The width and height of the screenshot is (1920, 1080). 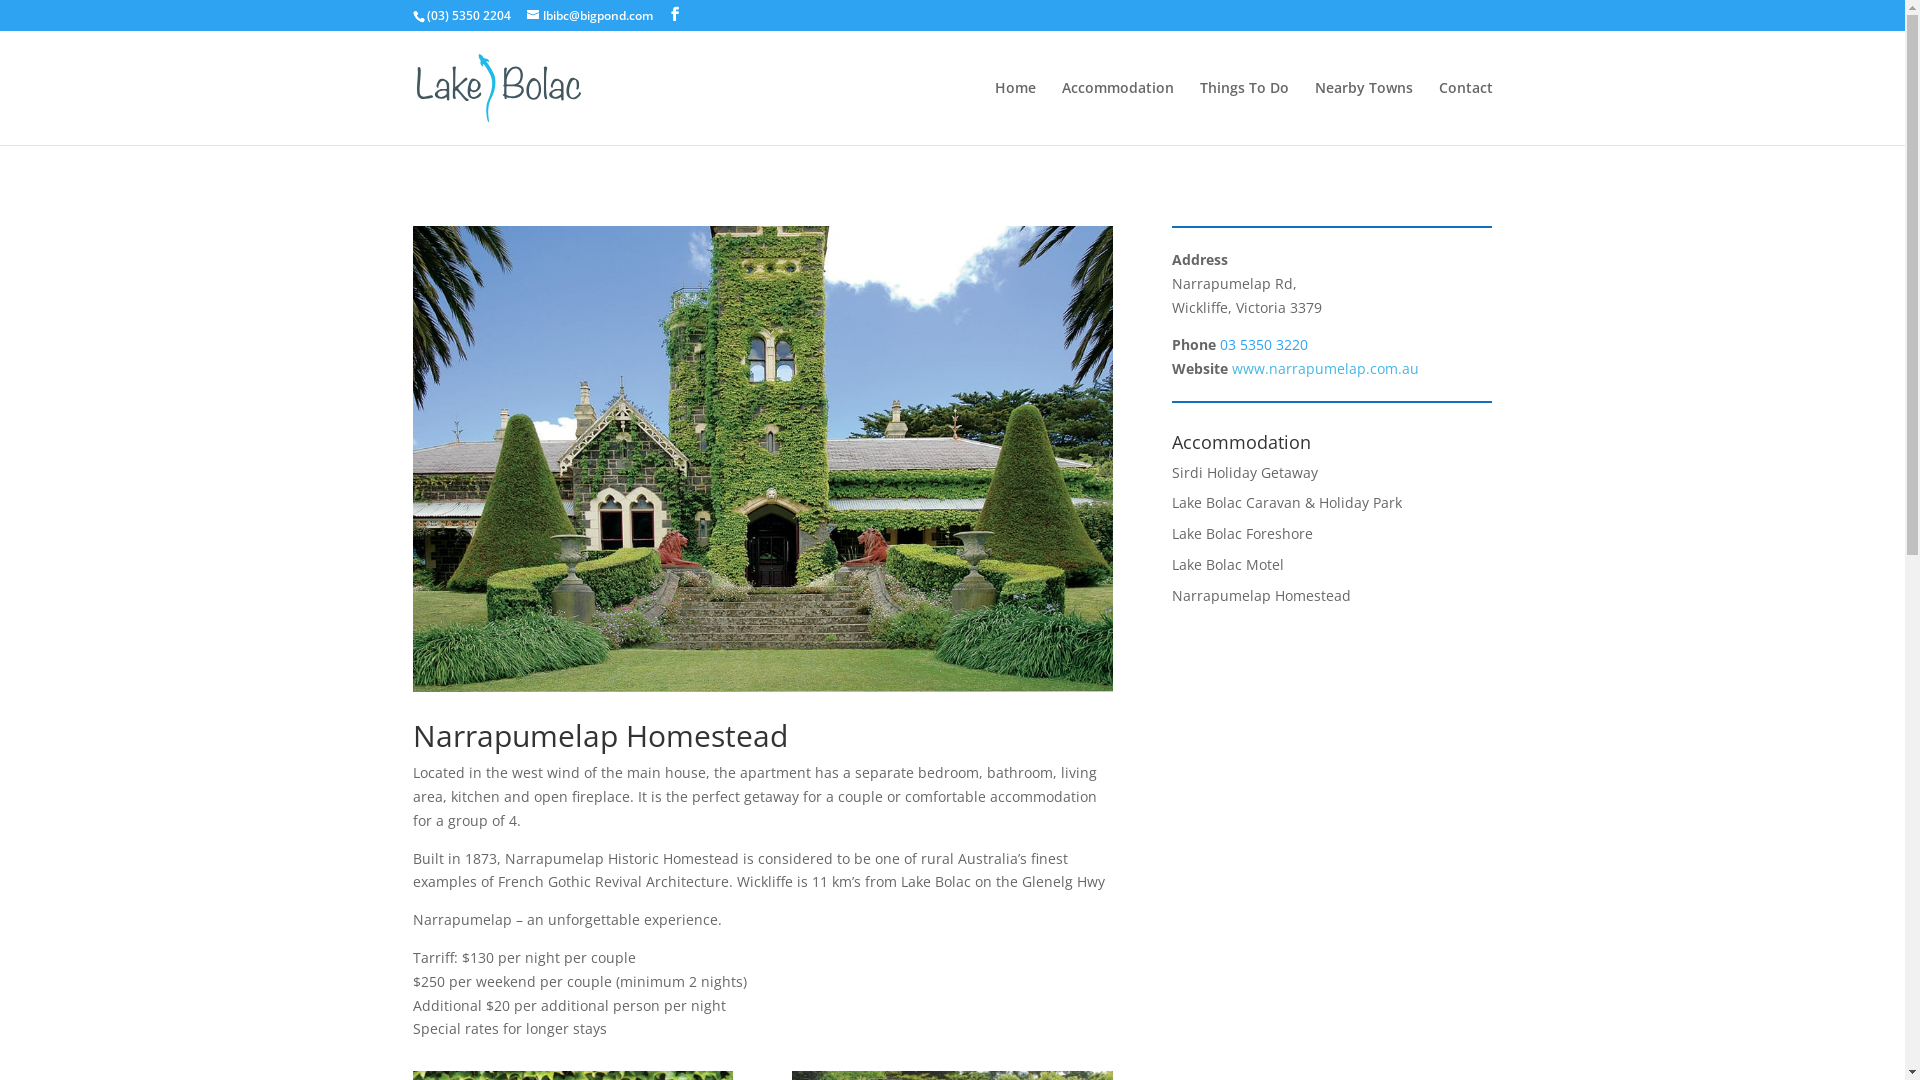 I want to click on 'Nearby Towns', so click(x=1362, y=112).